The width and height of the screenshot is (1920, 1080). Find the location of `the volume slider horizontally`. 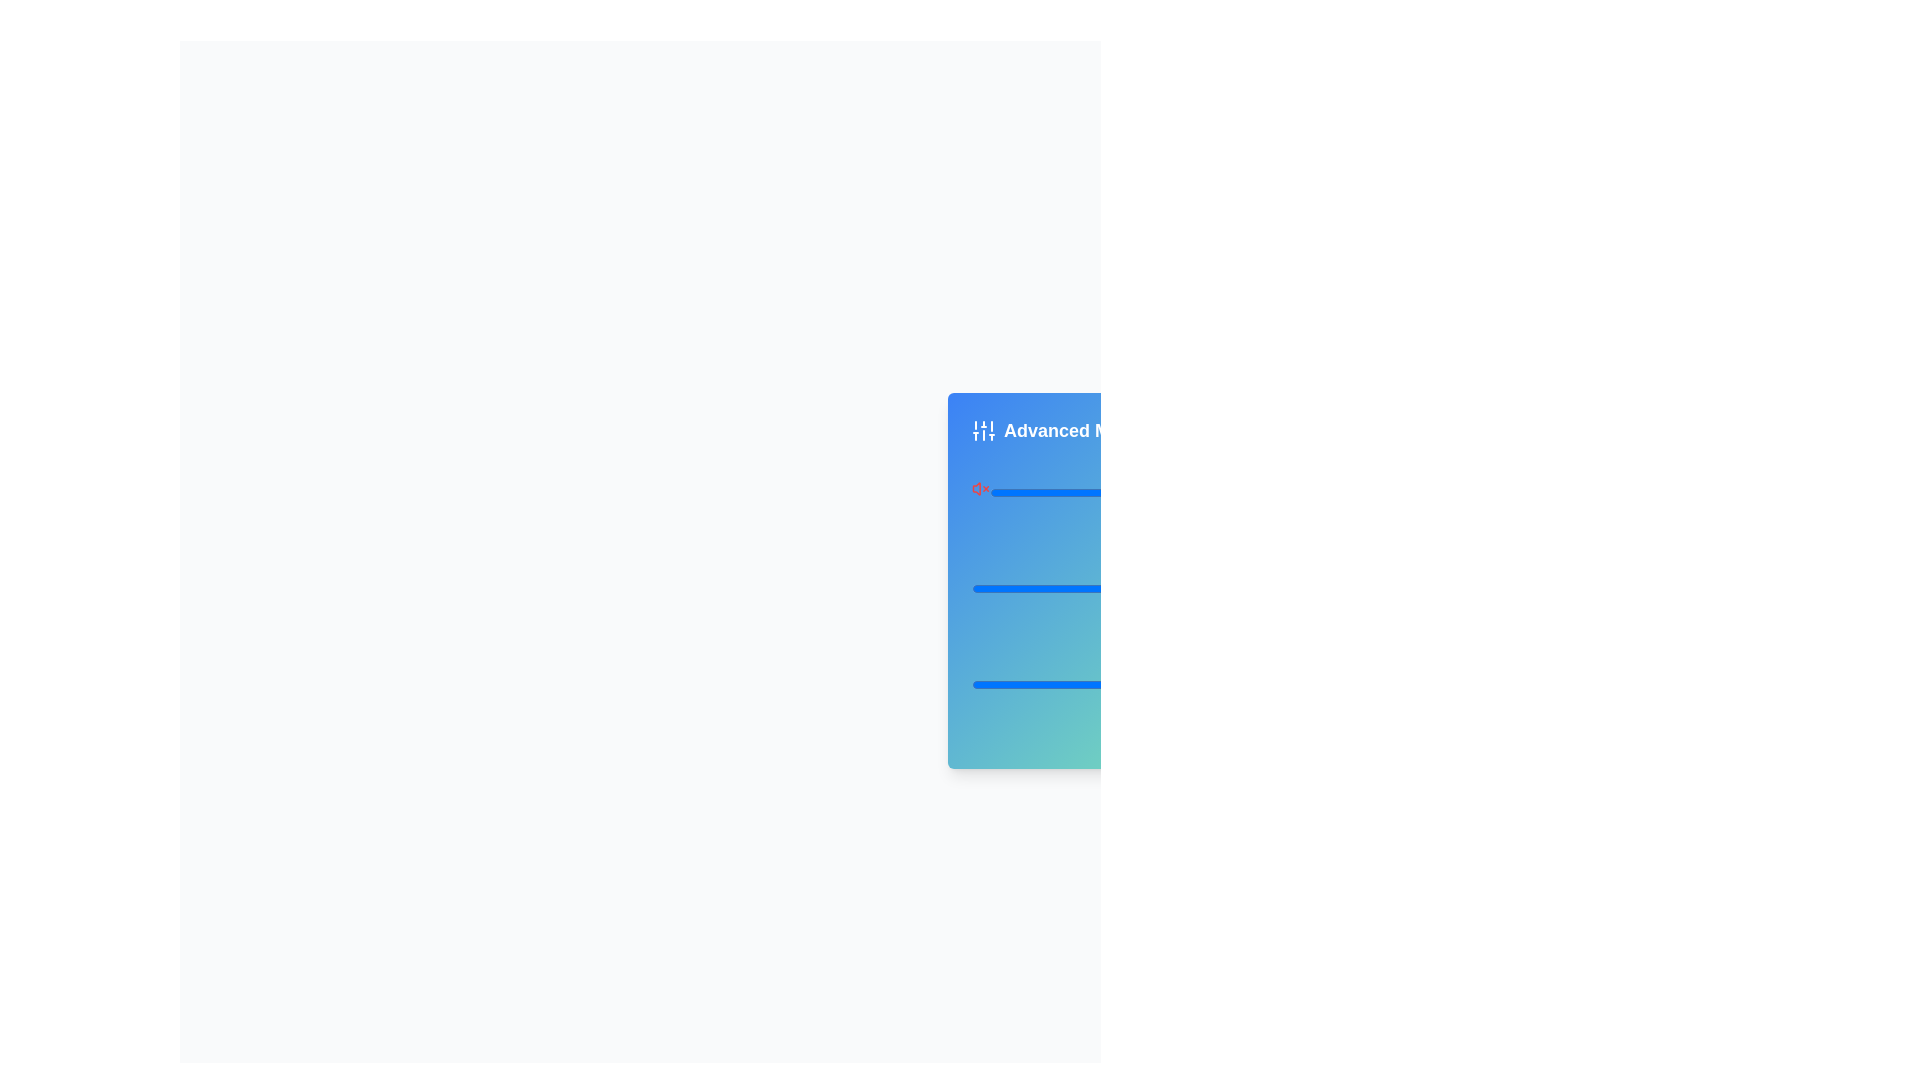

the volume slider horizontally is located at coordinates (1140, 489).